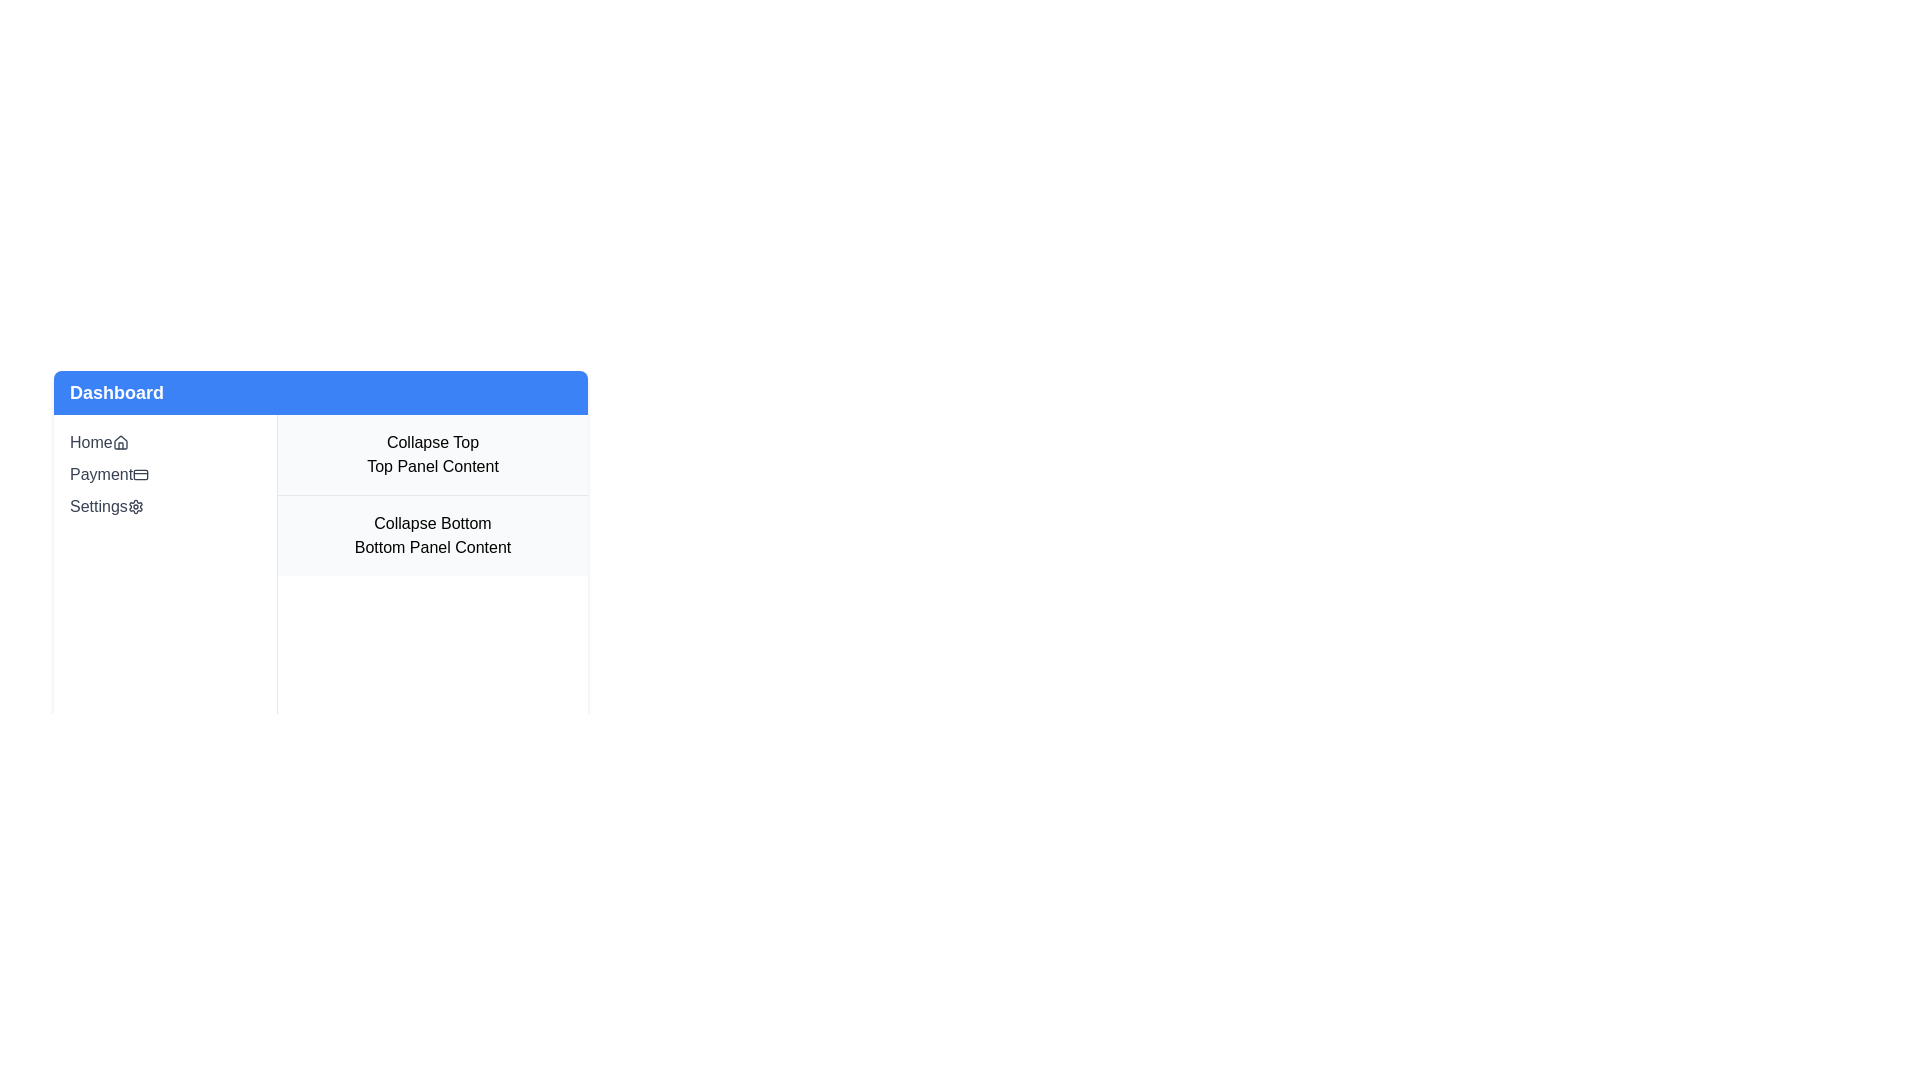 The image size is (1920, 1080). I want to click on the 'Home' navigation menu icon, which is the first icon in the vertical navigation menu located next to the text 'Home', so click(119, 442).